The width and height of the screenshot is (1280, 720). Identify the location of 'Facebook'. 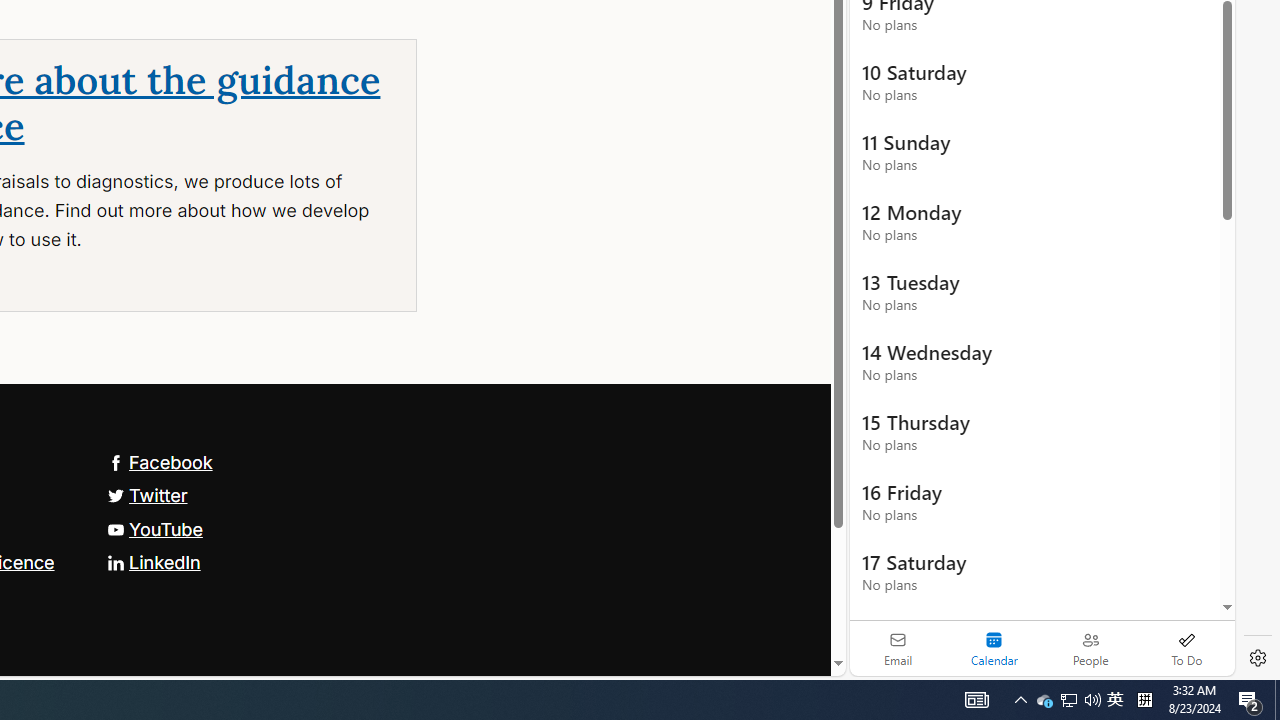
(158, 461).